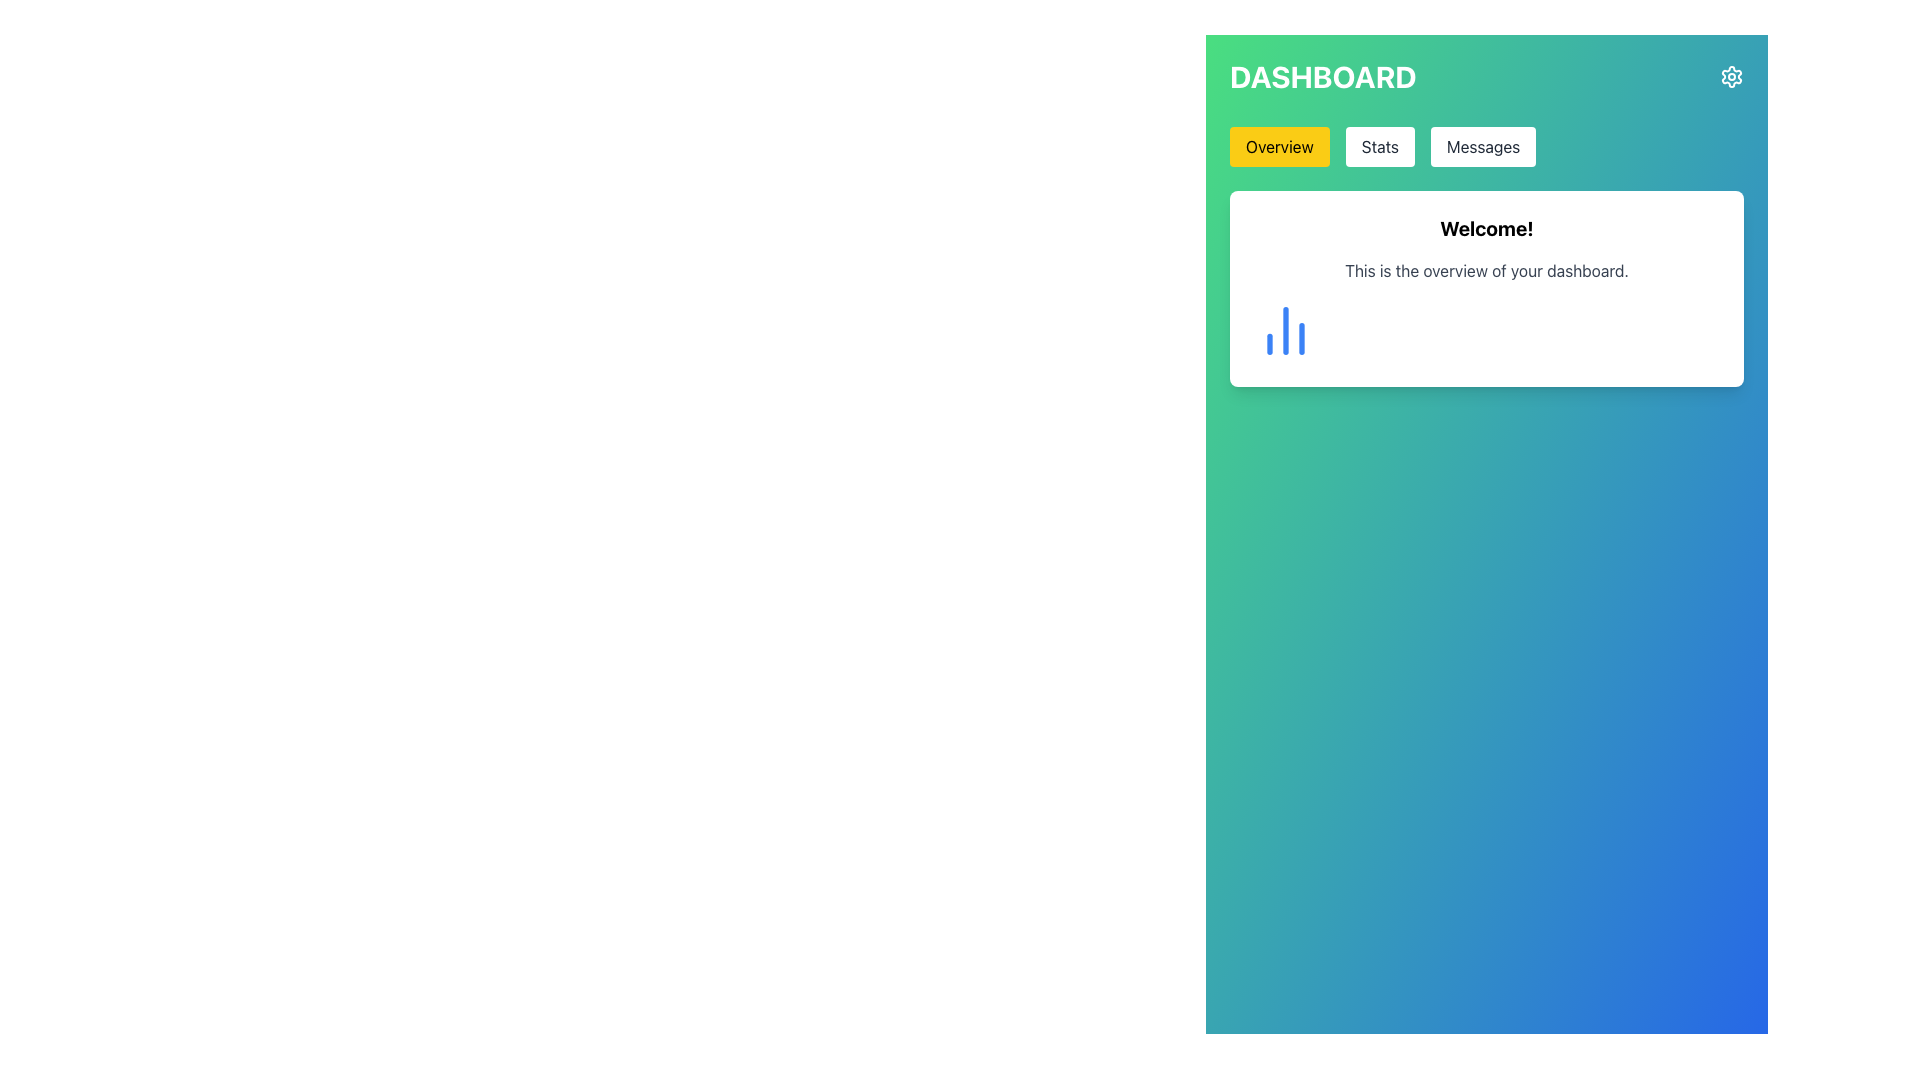  I want to click on the icon located within the white box titled 'Welcome!' that contains the description 'This is the overview of your dashboard.' The icon is situated below the title and description text, slightly shifted to the left side of the box, so click(1286, 330).